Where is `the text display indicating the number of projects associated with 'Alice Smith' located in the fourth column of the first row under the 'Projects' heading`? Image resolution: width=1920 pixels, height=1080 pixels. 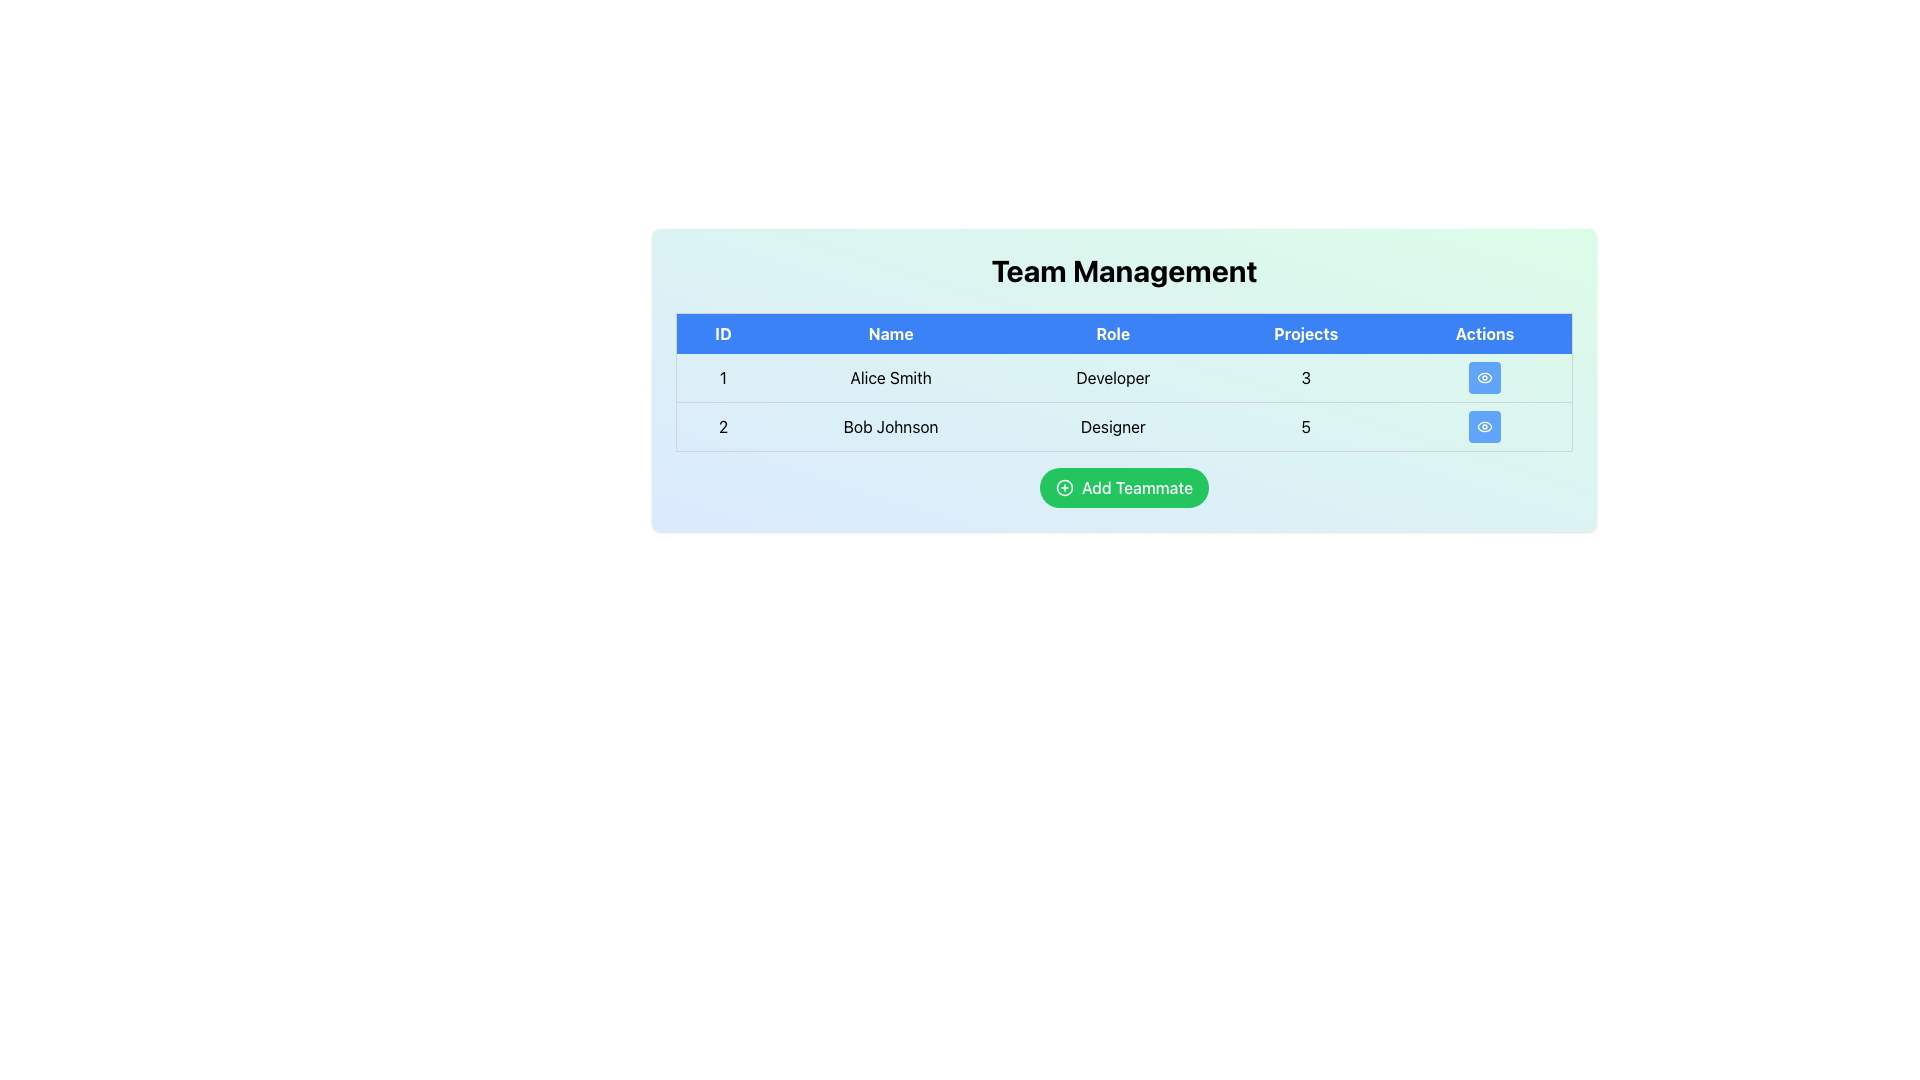 the text display indicating the number of projects associated with 'Alice Smith' located in the fourth column of the first row under the 'Projects' heading is located at coordinates (1306, 378).